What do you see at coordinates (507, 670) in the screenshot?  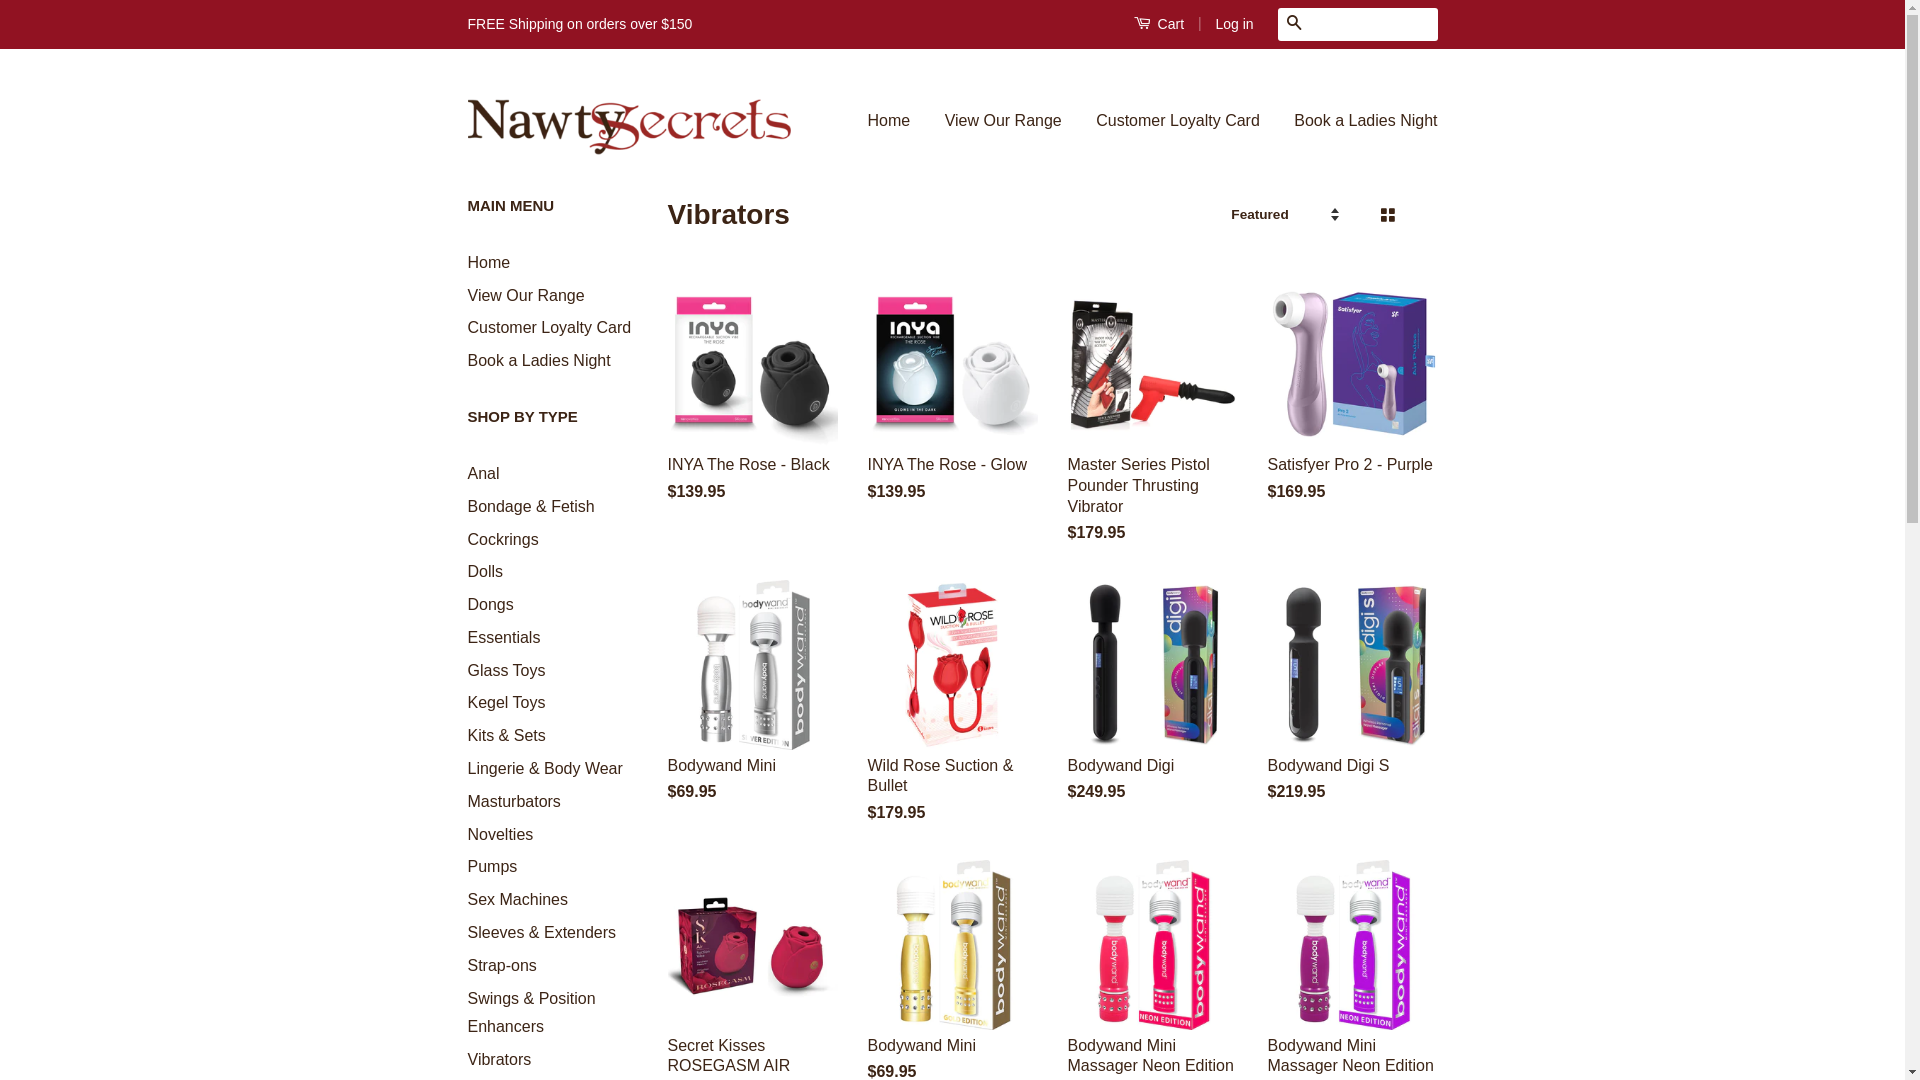 I see `'Glass Toys'` at bounding box center [507, 670].